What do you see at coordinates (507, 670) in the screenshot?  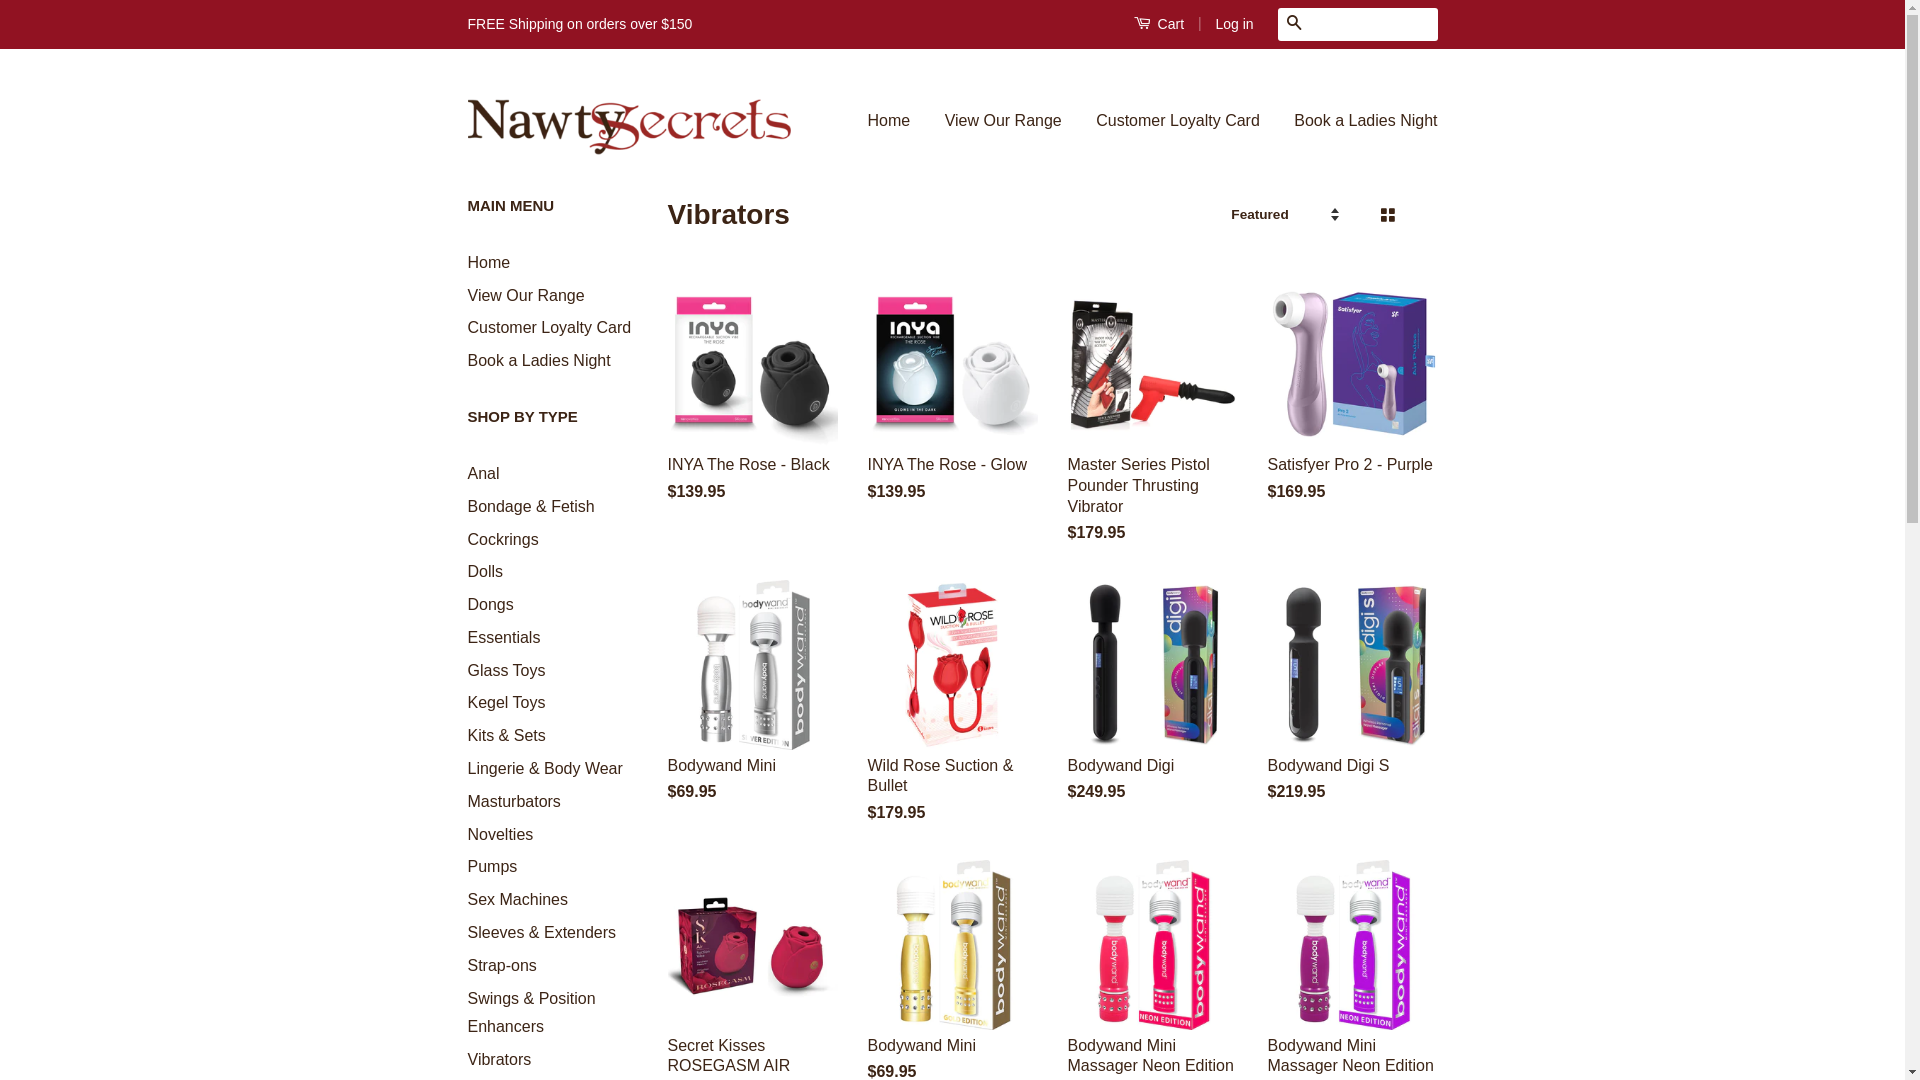 I see `'Glass Toys'` at bounding box center [507, 670].